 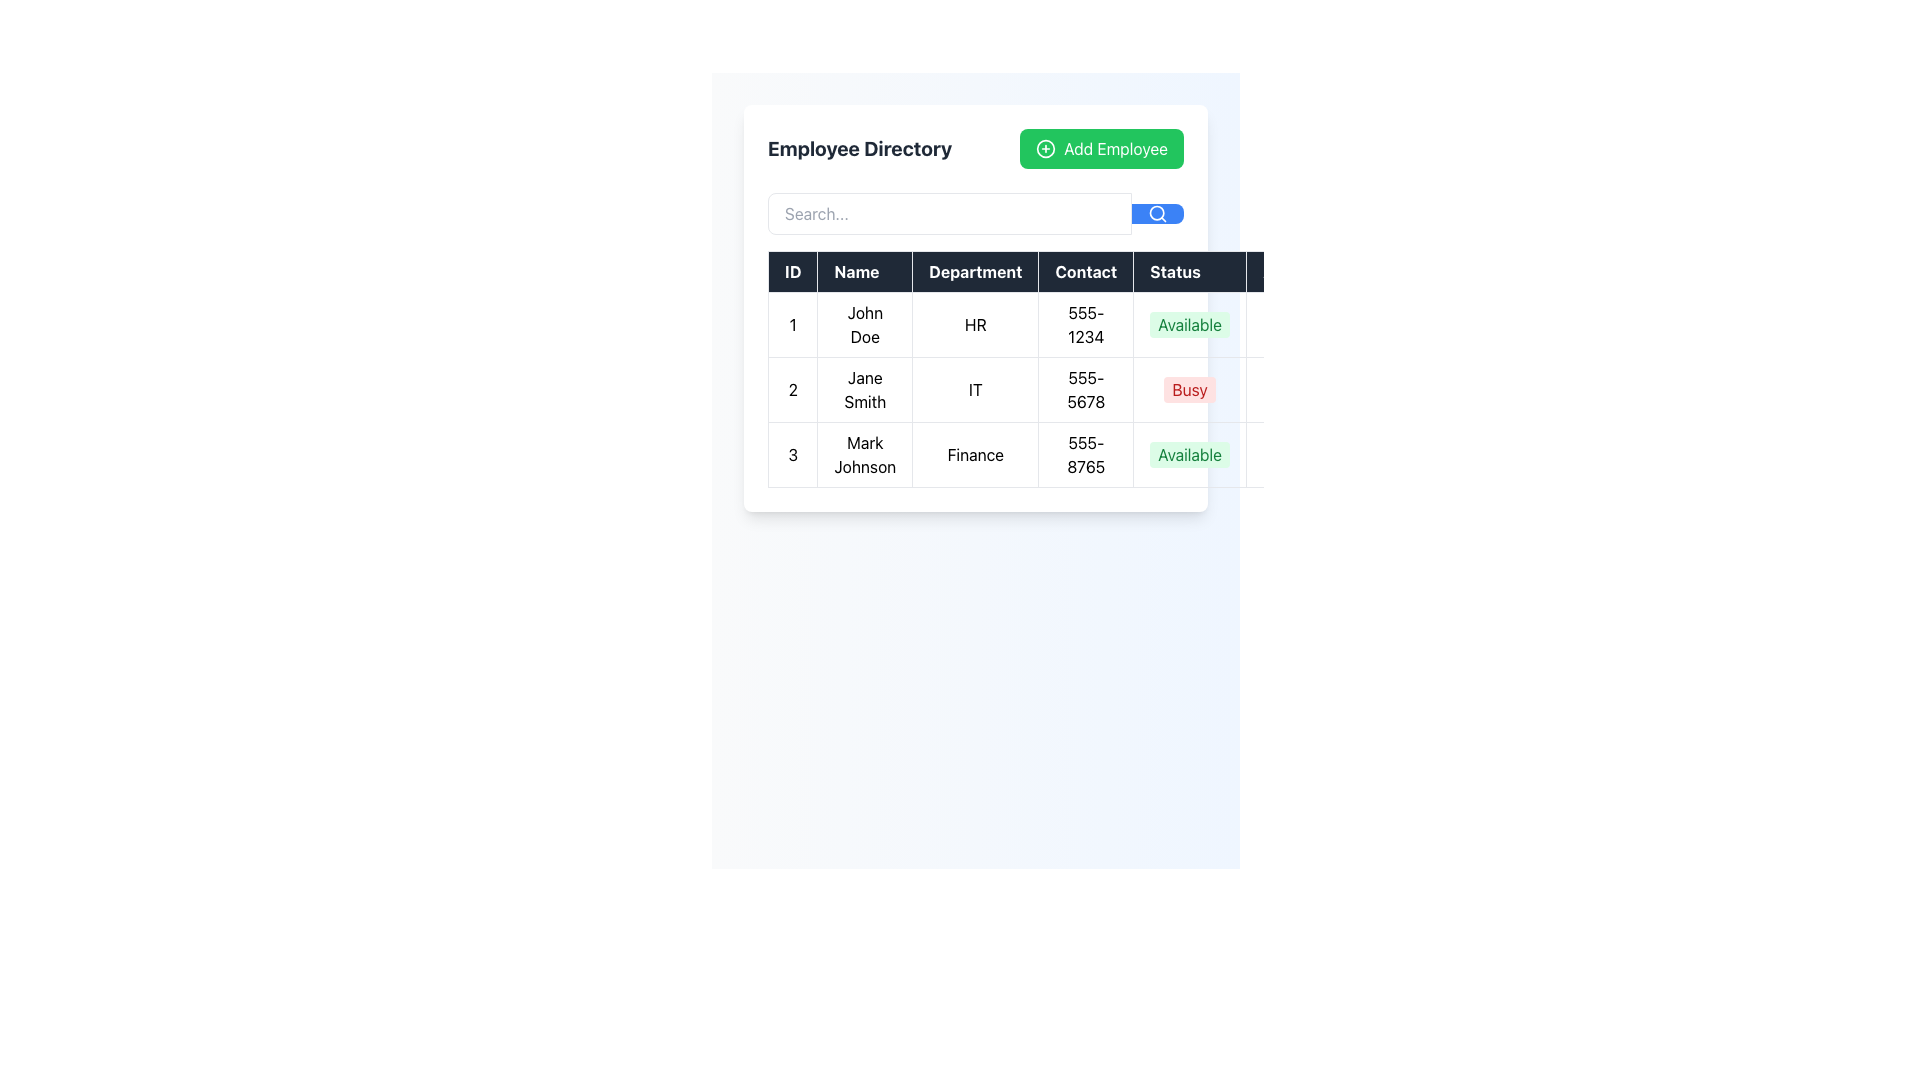 What do you see at coordinates (1052, 389) in the screenshot?
I see `the row in the data table for 'Jane Smith' from the IT department for detailed operations` at bounding box center [1052, 389].